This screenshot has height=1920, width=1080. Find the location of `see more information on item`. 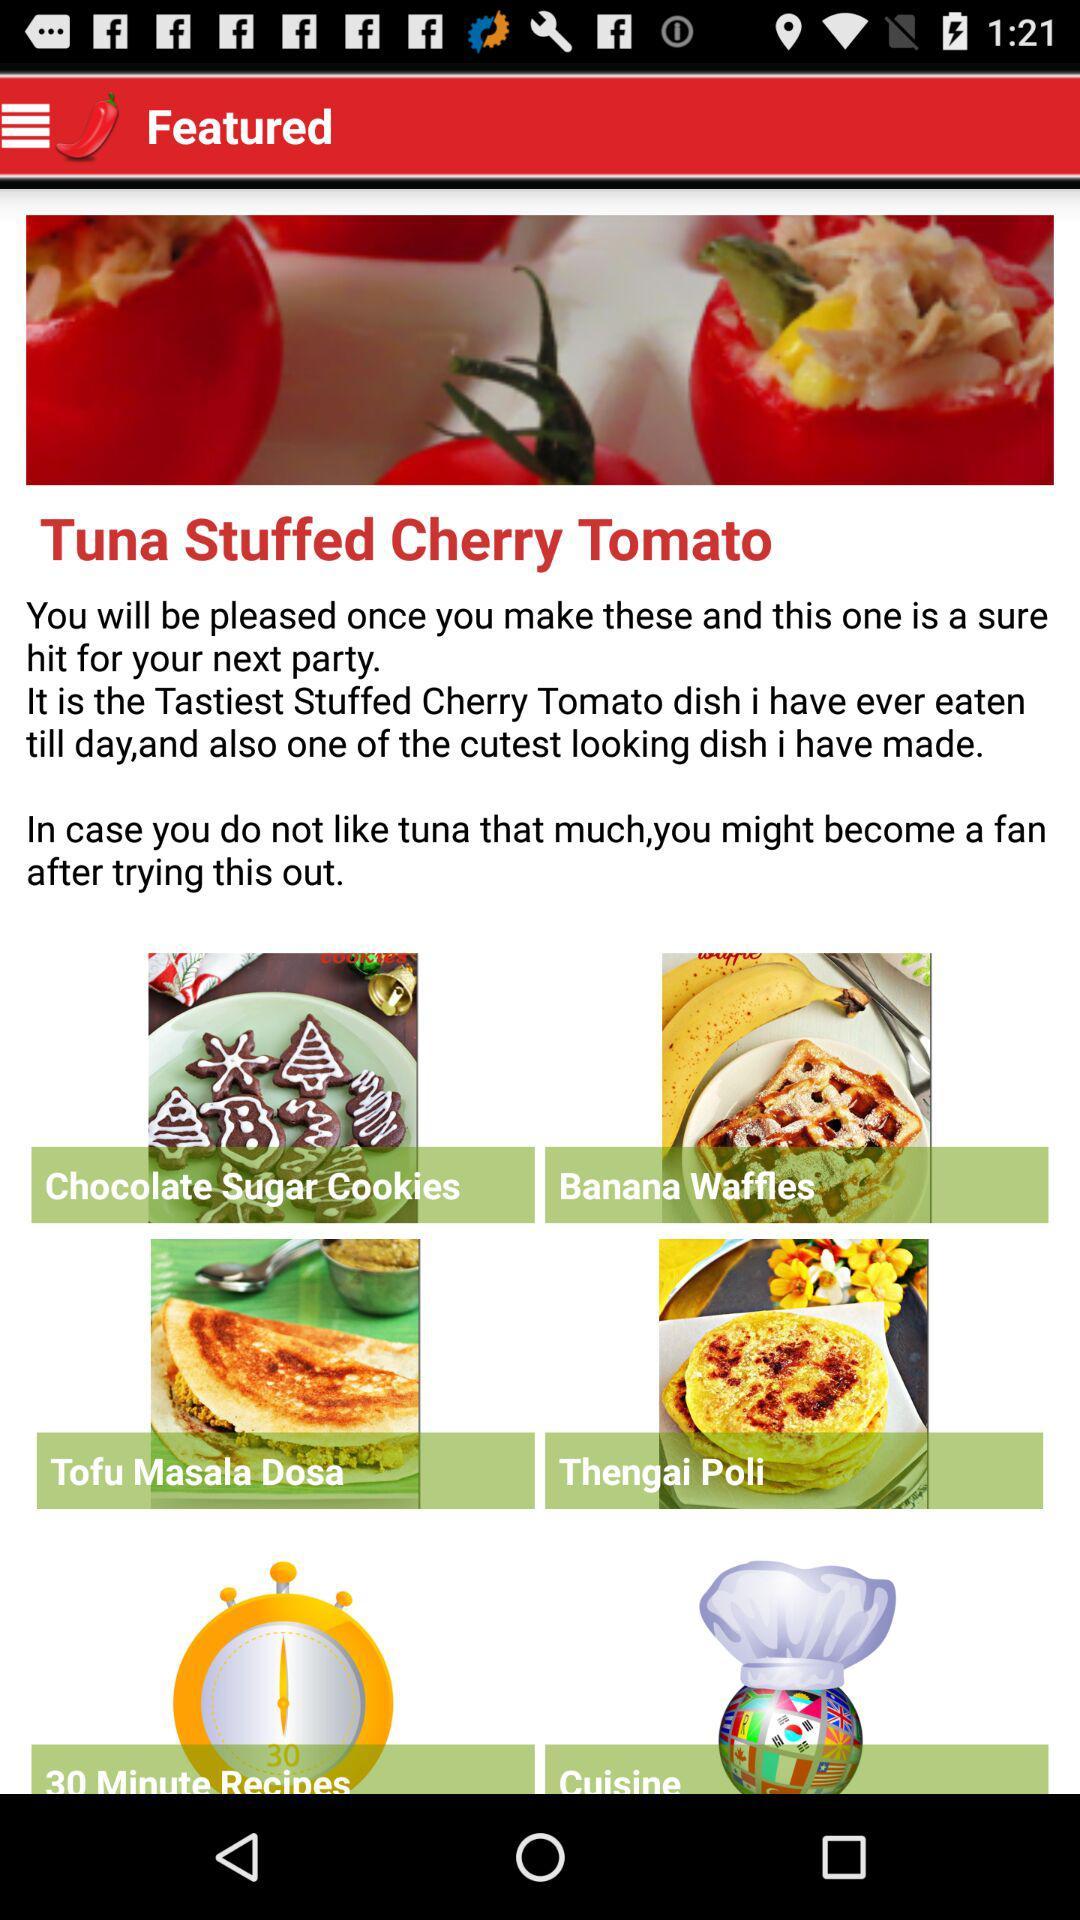

see more information on item is located at coordinates (283, 1087).